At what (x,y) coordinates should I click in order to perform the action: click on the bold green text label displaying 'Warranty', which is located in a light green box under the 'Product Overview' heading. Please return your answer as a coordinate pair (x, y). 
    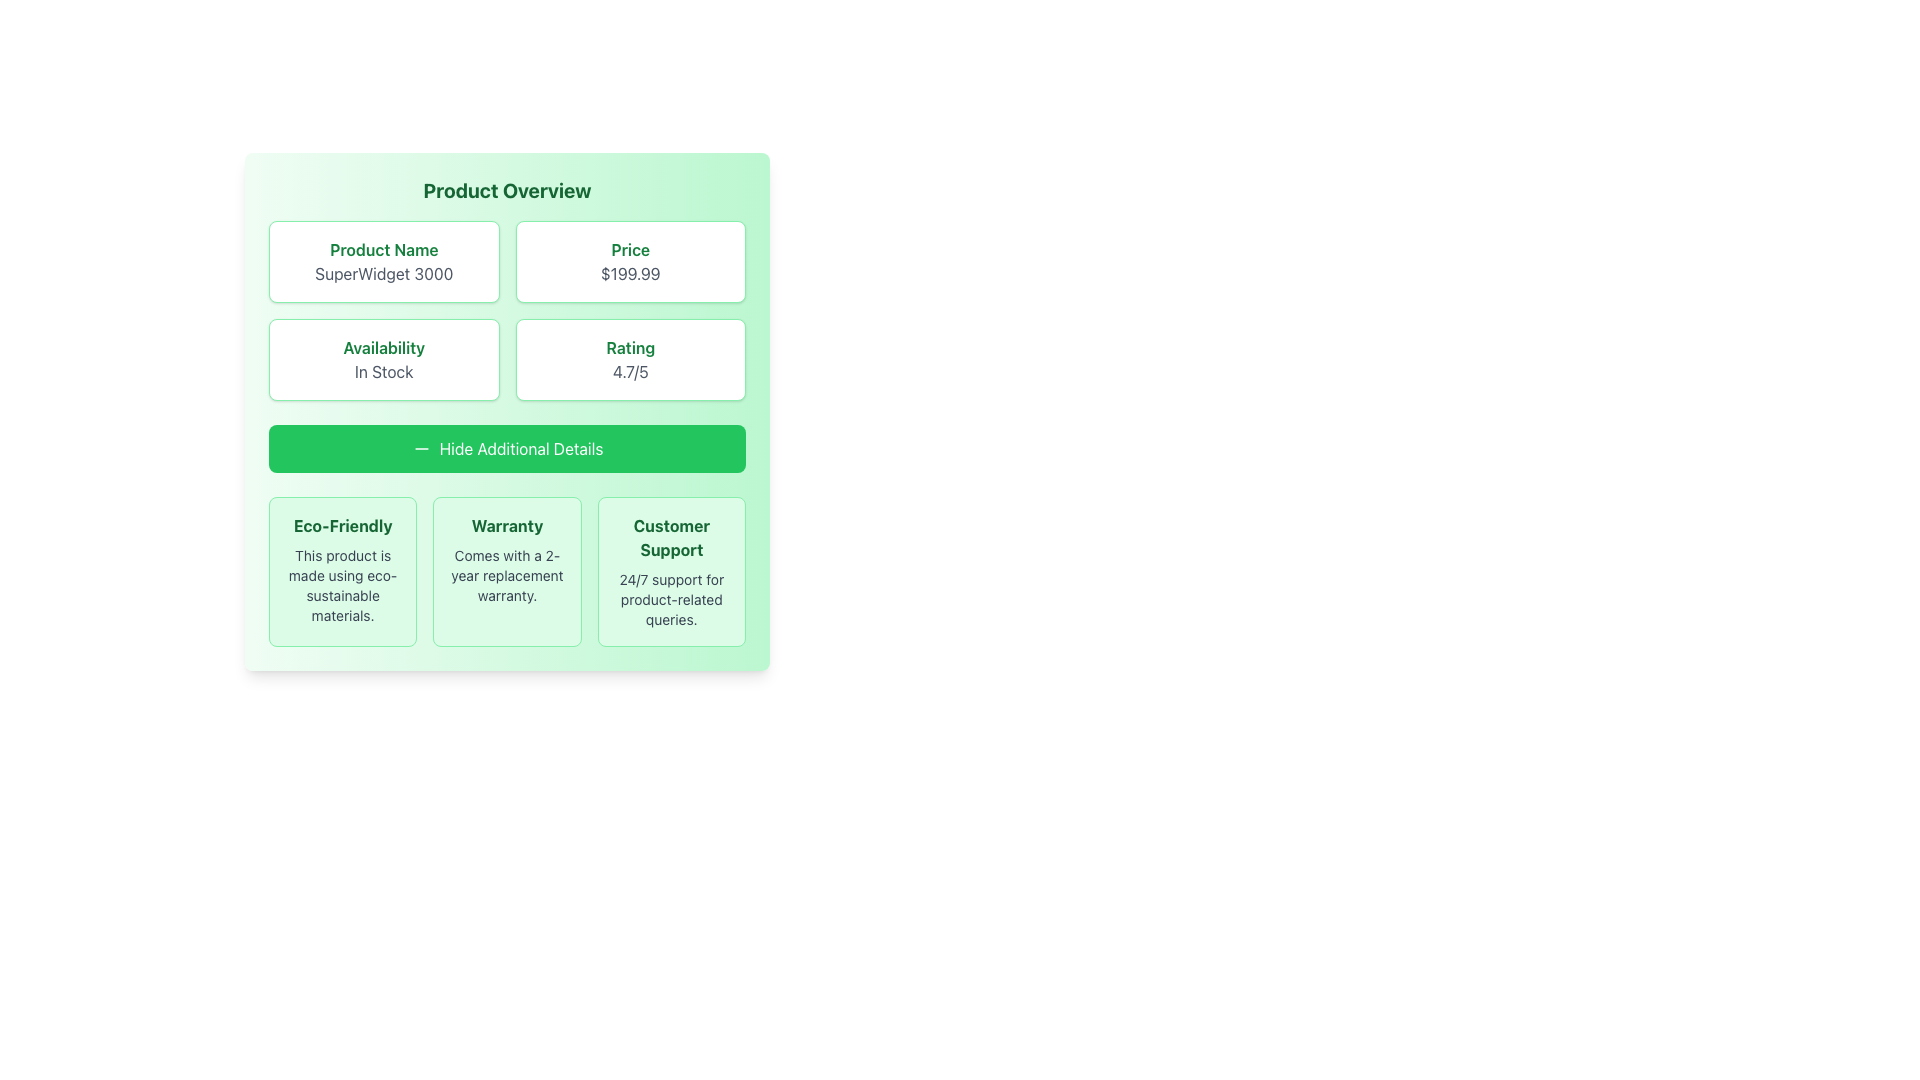
    Looking at the image, I should click on (507, 524).